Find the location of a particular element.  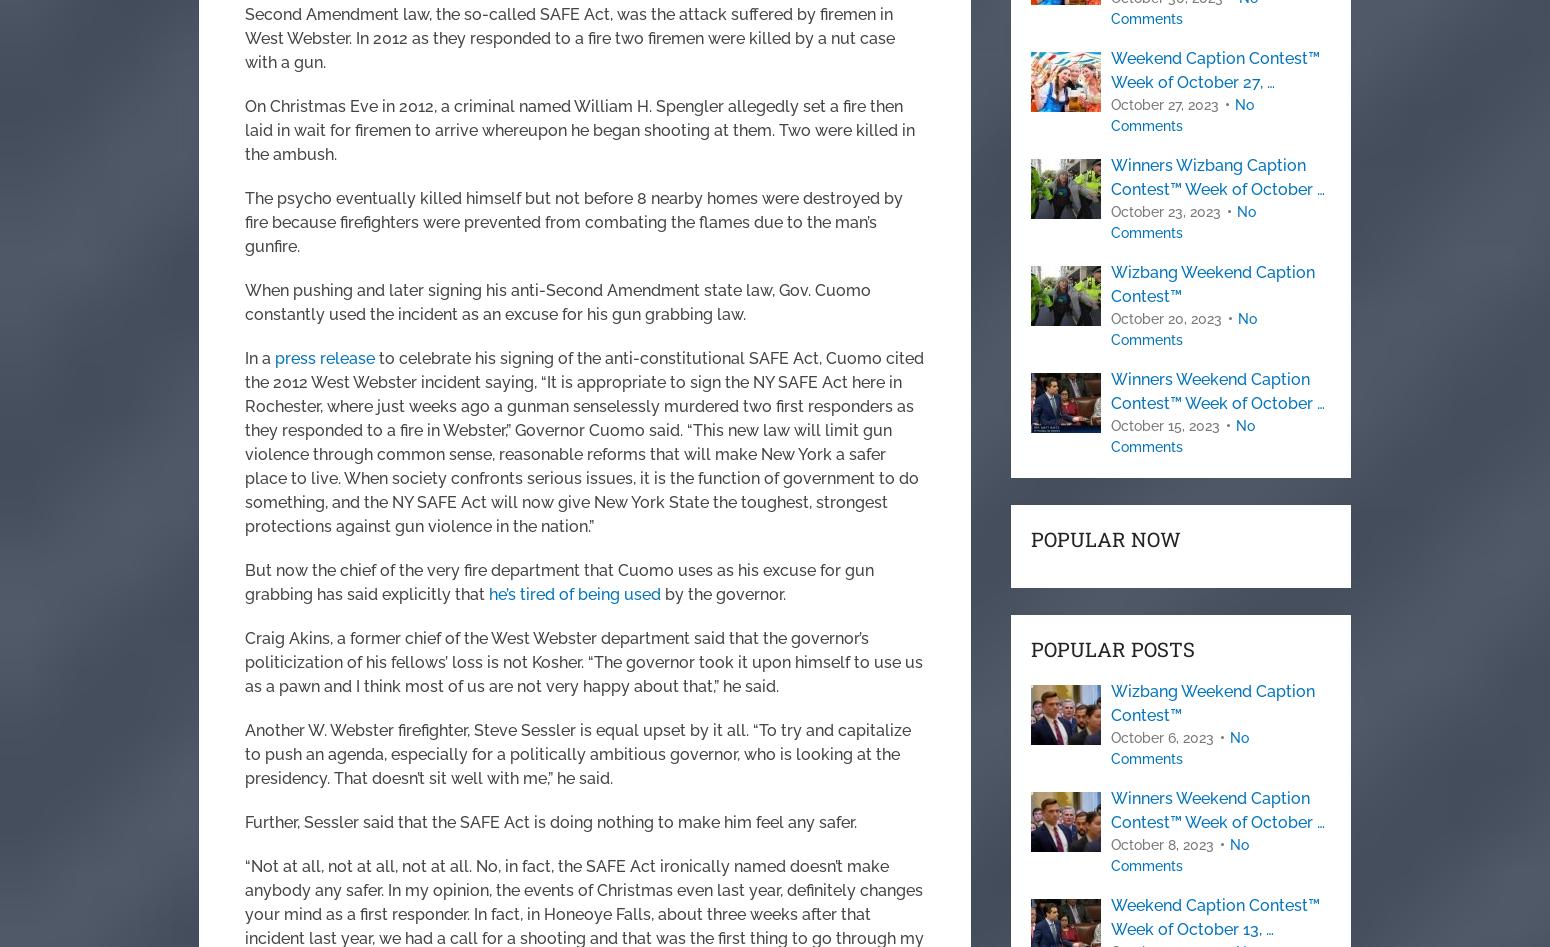

'Popular Posts' is located at coordinates (1112, 648).